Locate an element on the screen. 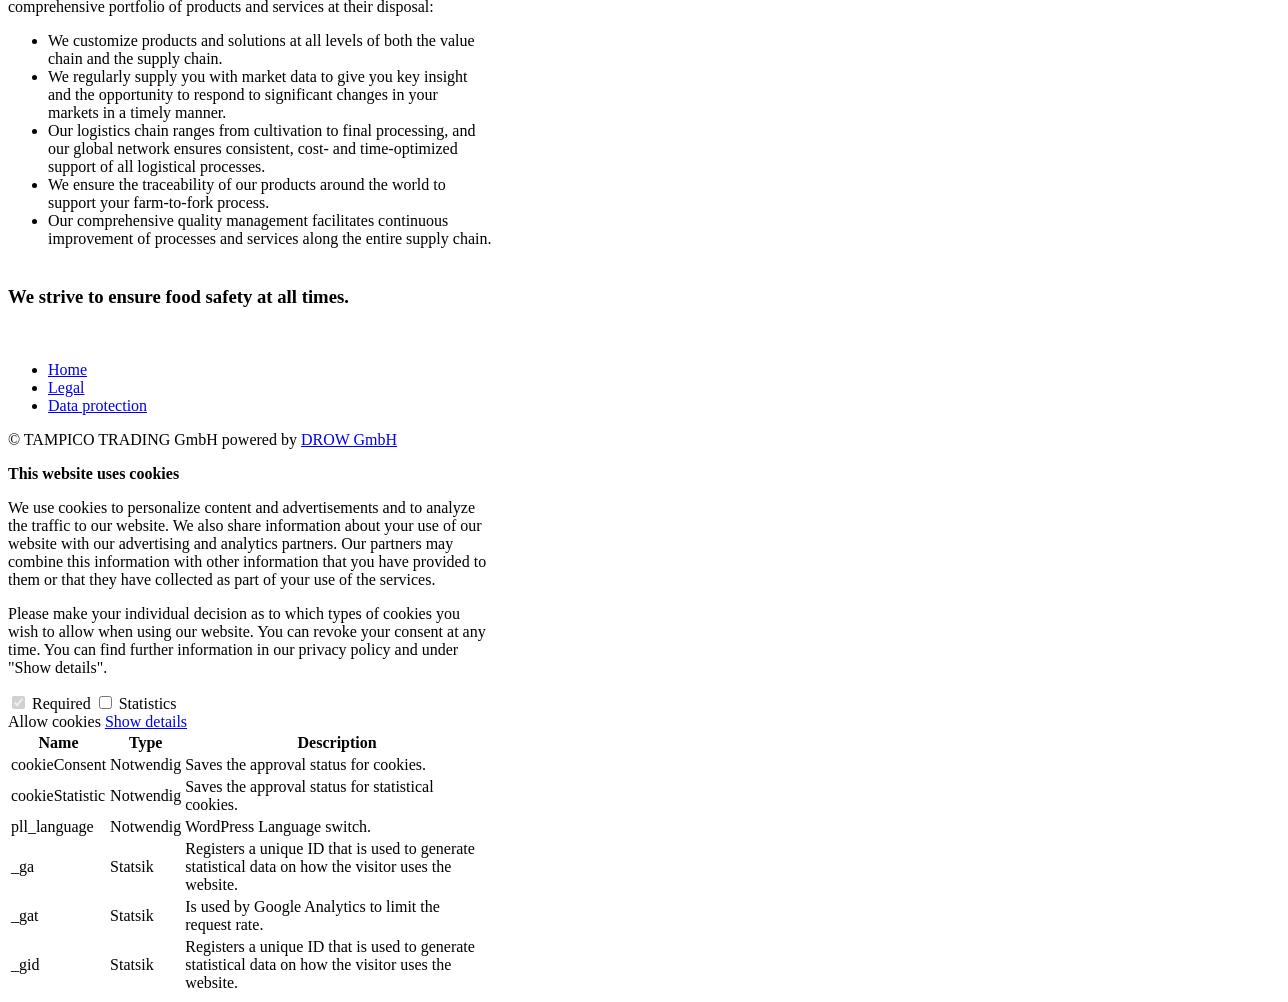  'This website uses cookies' is located at coordinates (93, 472).